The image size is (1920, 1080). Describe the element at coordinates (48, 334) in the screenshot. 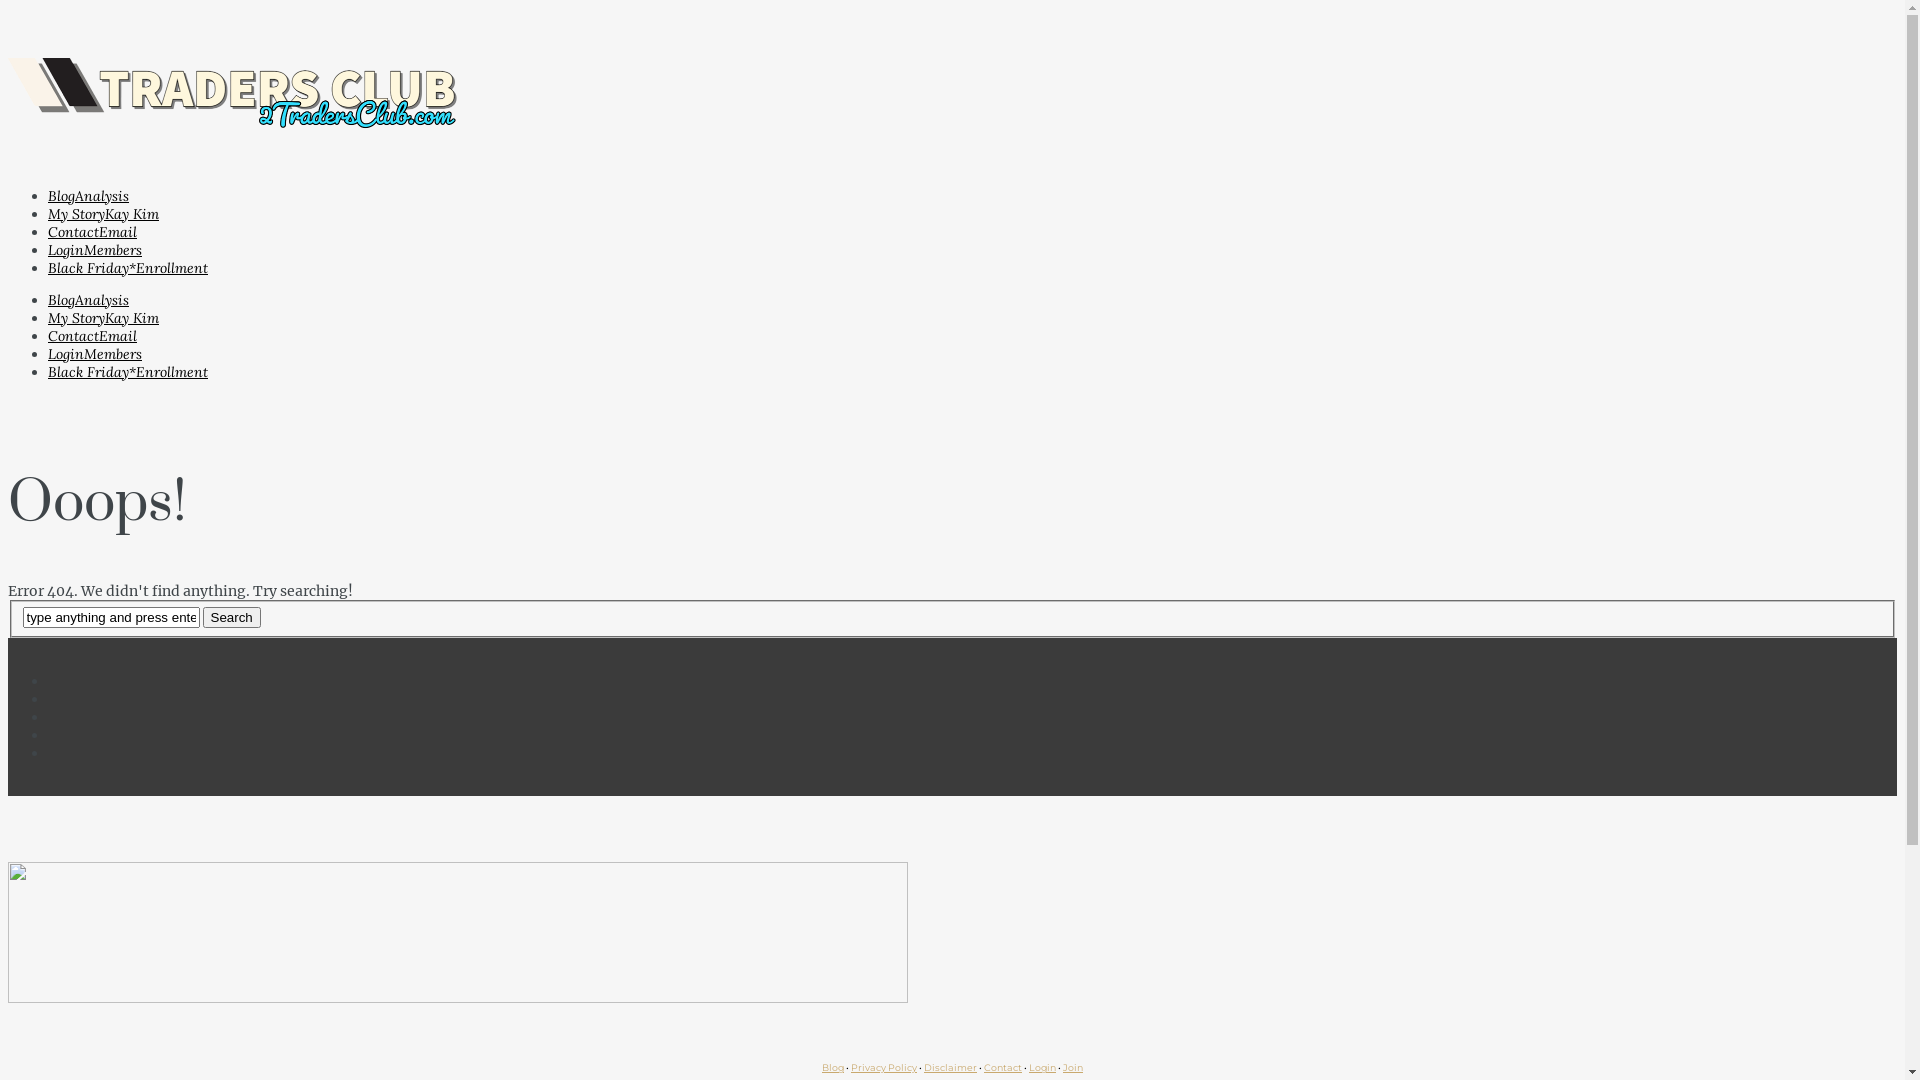

I see `'ContactEmail'` at that location.